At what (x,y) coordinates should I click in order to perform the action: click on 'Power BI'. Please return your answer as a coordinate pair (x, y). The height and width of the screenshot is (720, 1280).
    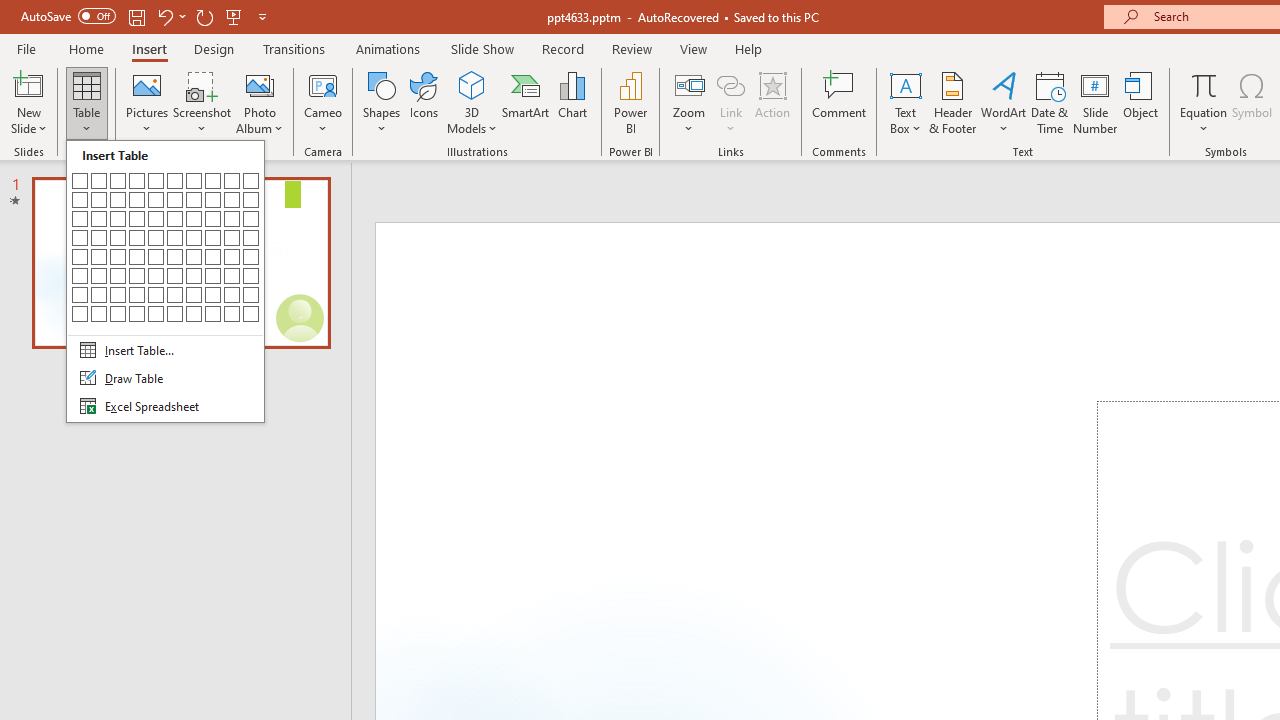
    Looking at the image, I should click on (630, 103).